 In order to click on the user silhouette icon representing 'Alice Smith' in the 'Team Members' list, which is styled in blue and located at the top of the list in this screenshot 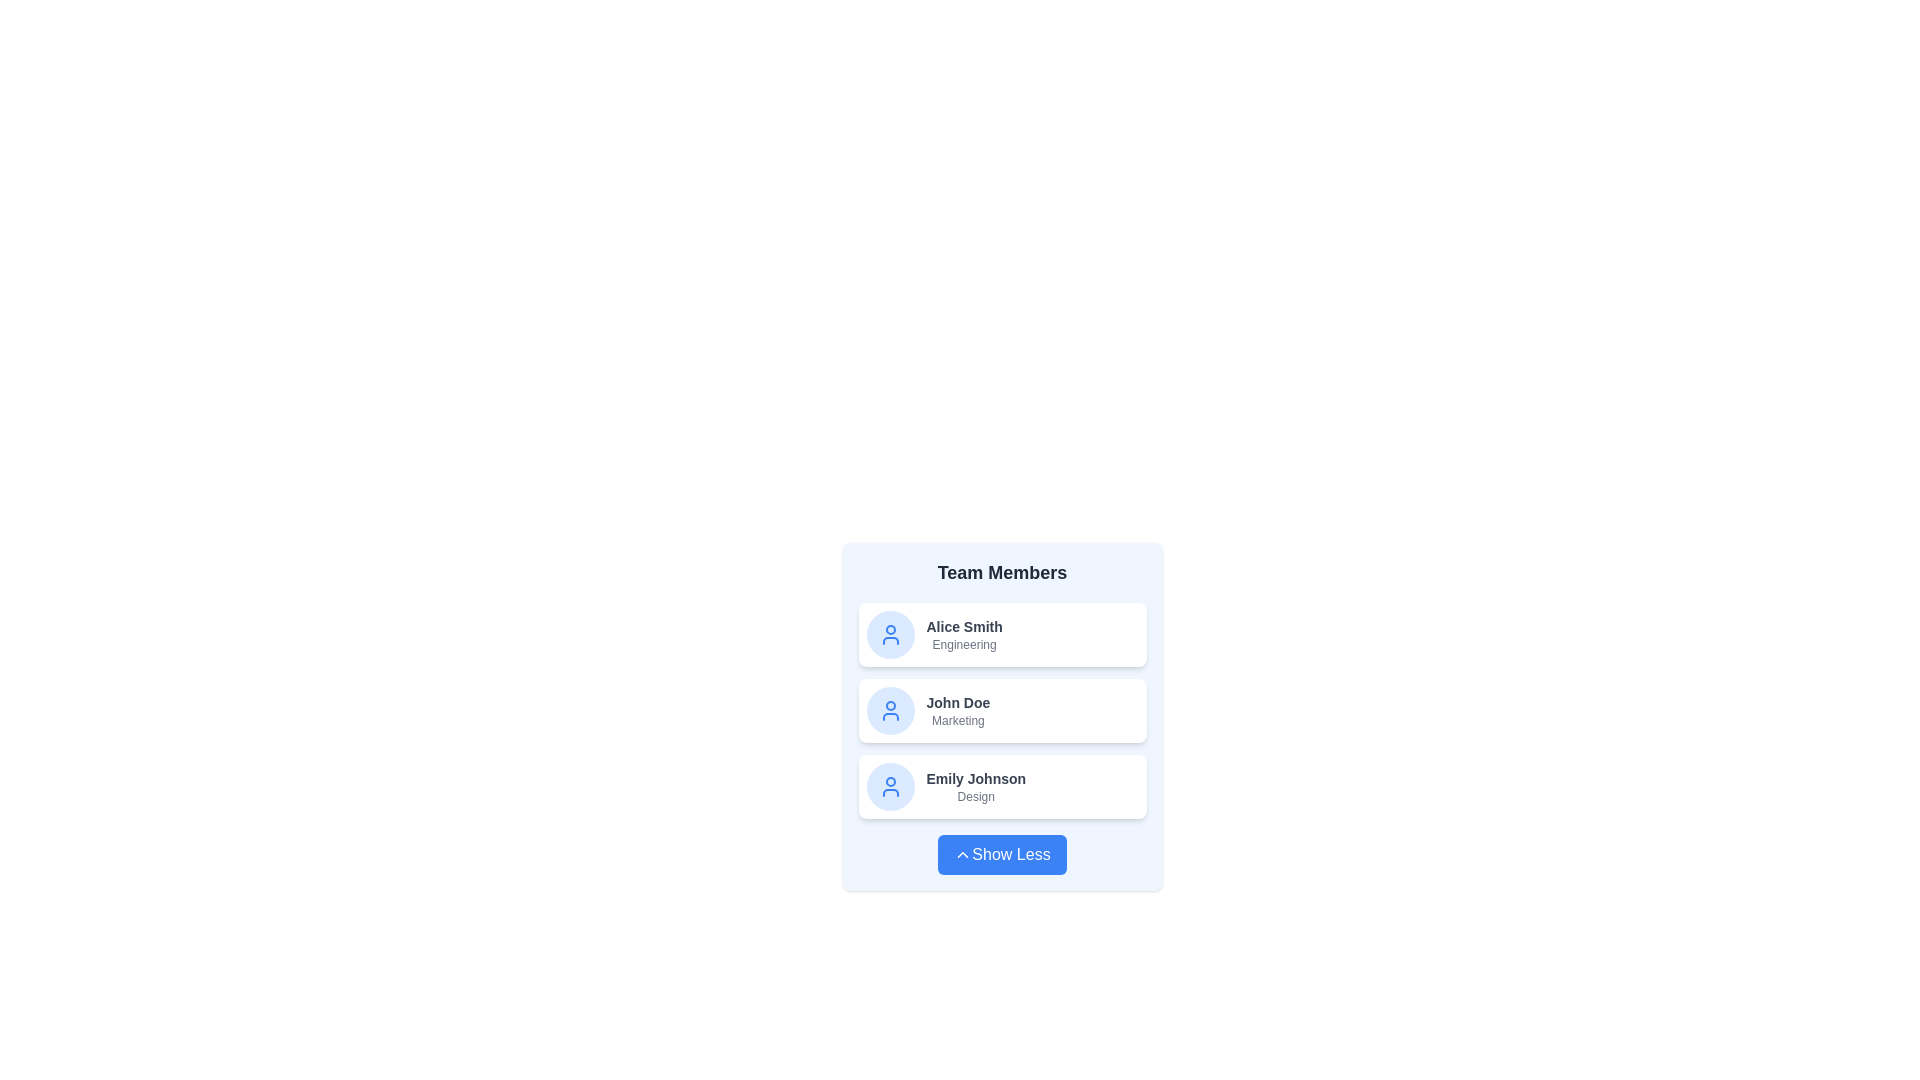, I will do `click(889, 635)`.